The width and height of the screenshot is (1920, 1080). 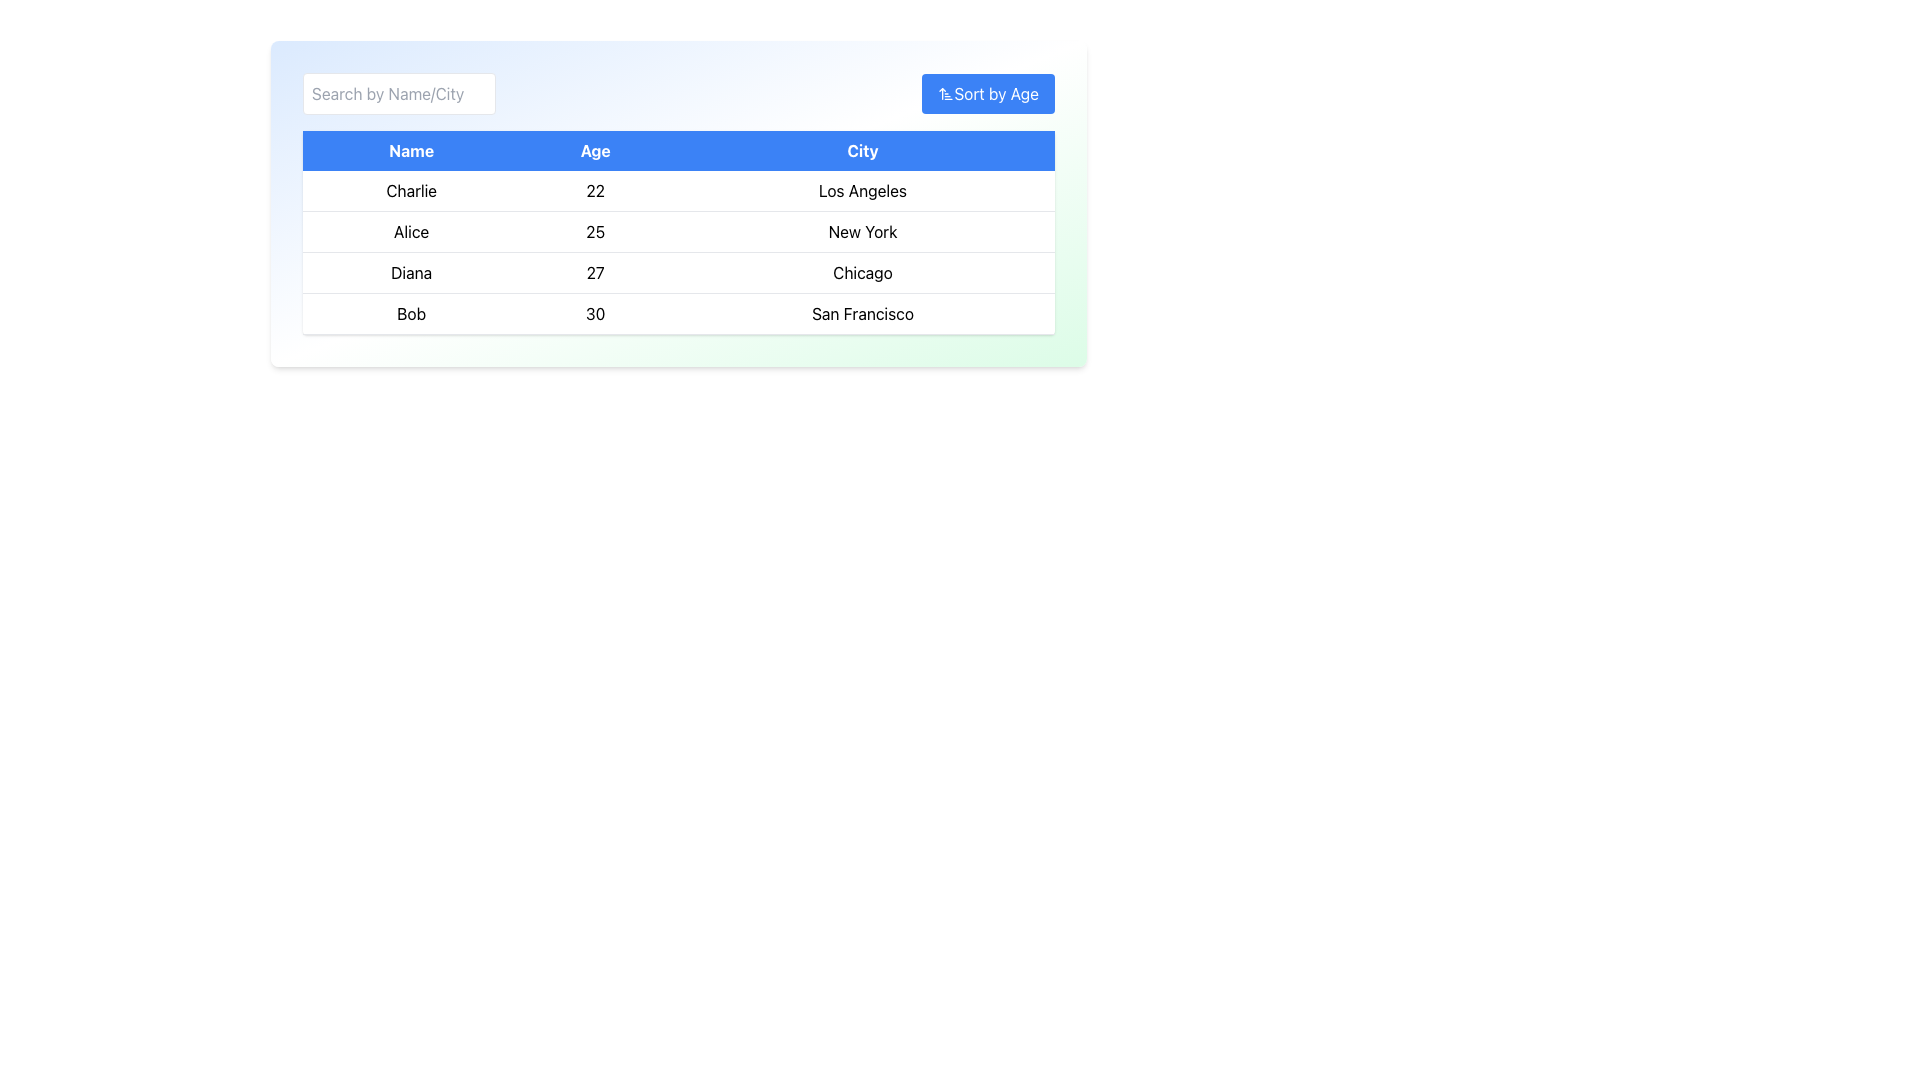 What do you see at coordinates (410, 273) in the screenshot?
I see `the text label displaying the word 'Diana' located in the first column of the third row of a table under the 'Name' column` at bounding box center [410, 273].